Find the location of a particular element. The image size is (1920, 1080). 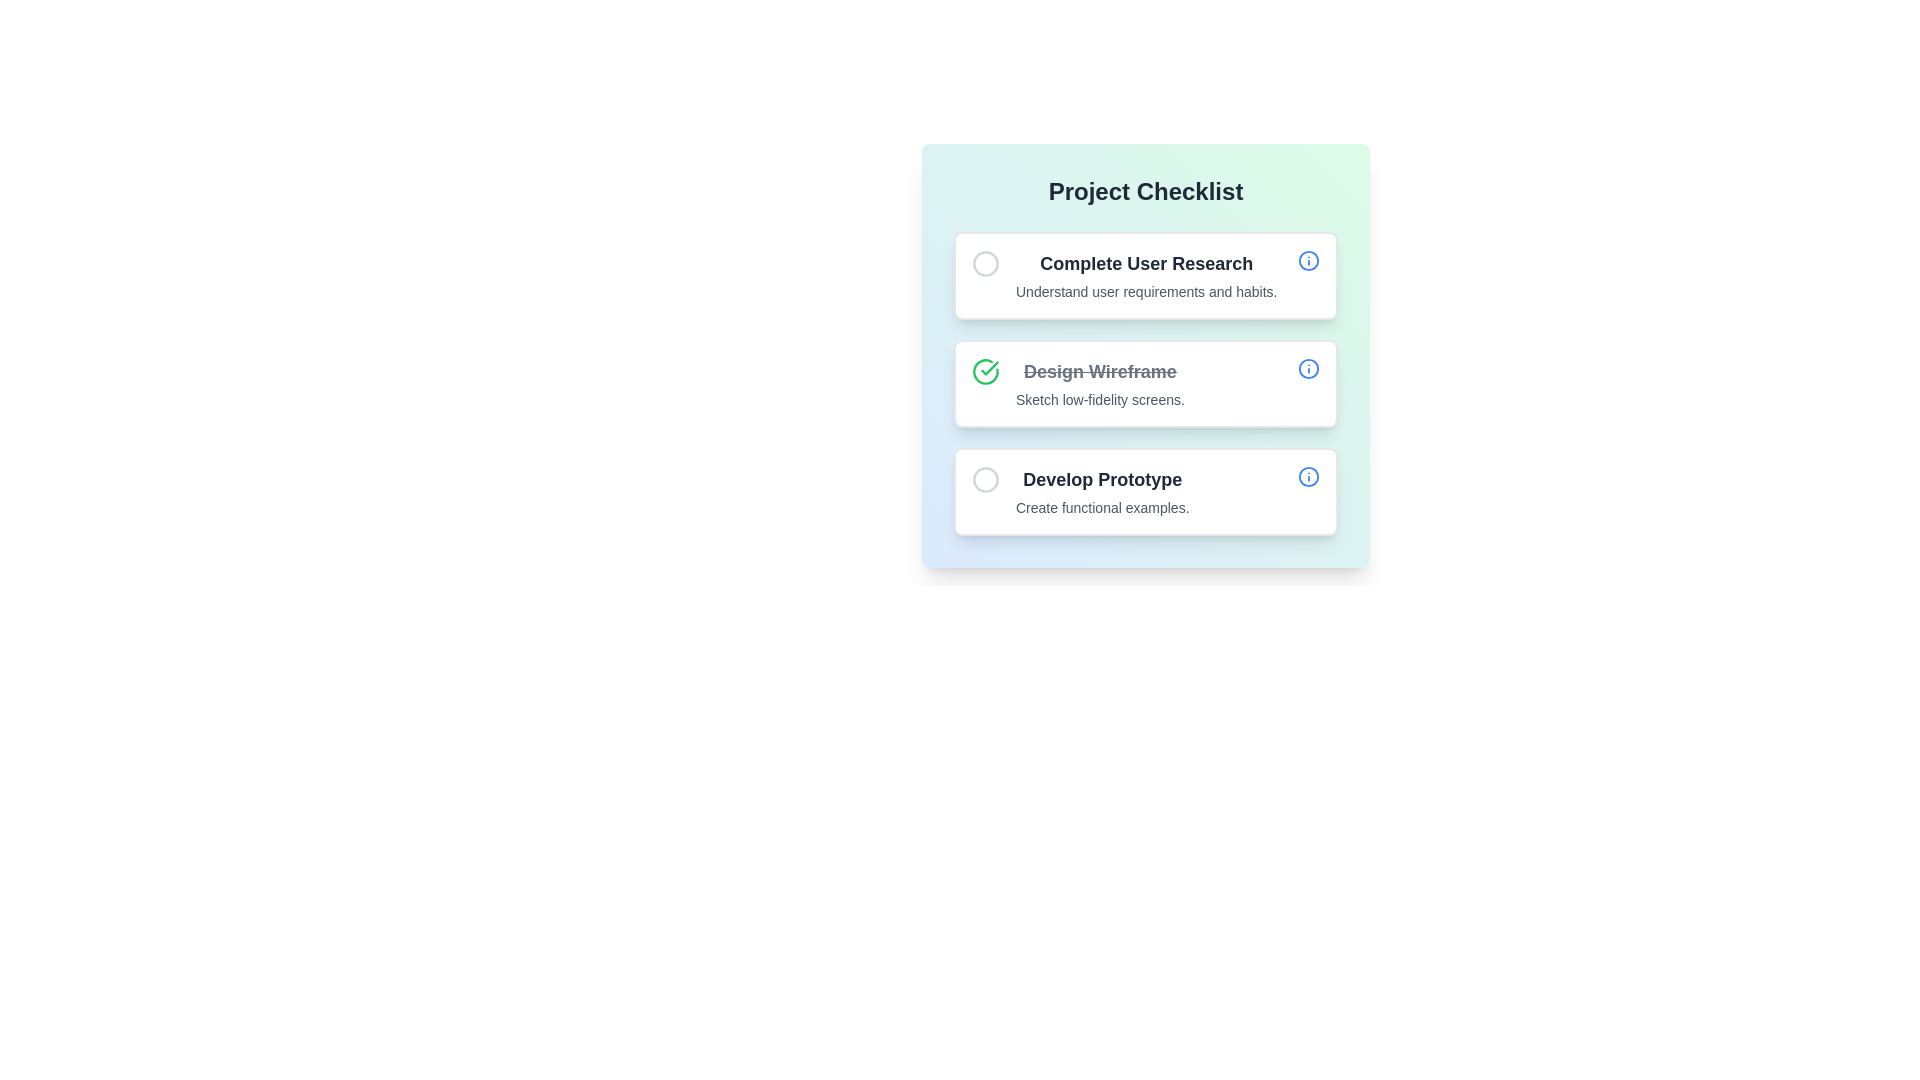

the decorative arc of the checkmark icon located next to the 'Design Wireframe' checklist item in the 'Project Checklist.' is located at coordinates (985, 371).